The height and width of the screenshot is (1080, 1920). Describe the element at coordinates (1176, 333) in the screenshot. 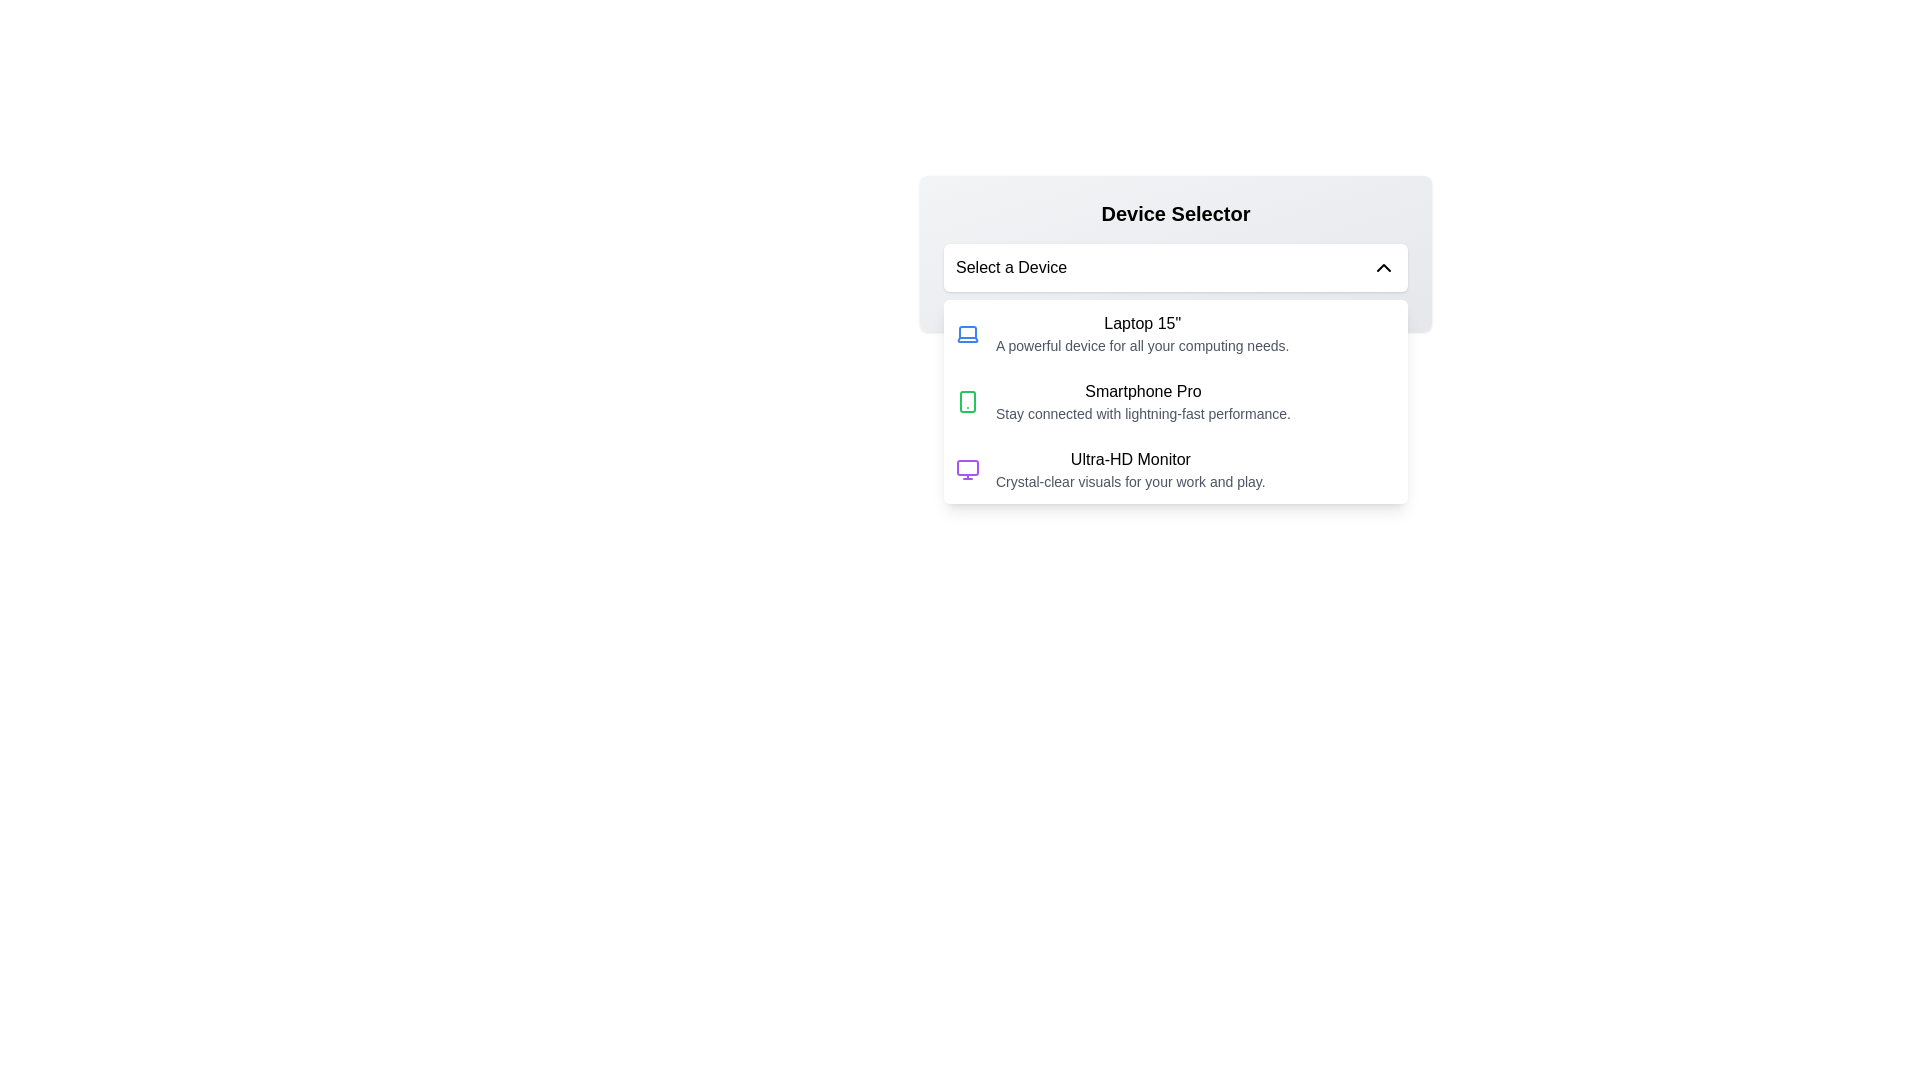

I see `the first list item in the 'Device Selector' dropdown menu, which features a laptop icon and the title 'Laptop 15''` at that location.